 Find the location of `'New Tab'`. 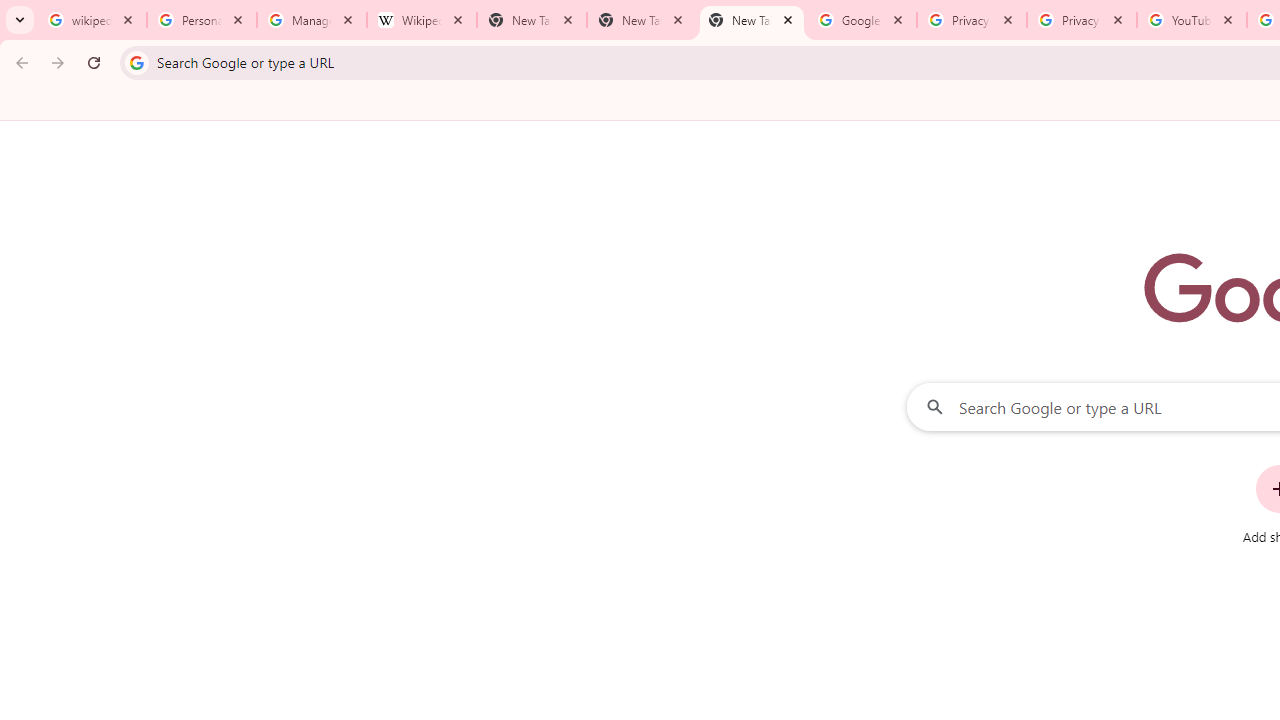

'New Tab' is located at coordinates (751, 20).